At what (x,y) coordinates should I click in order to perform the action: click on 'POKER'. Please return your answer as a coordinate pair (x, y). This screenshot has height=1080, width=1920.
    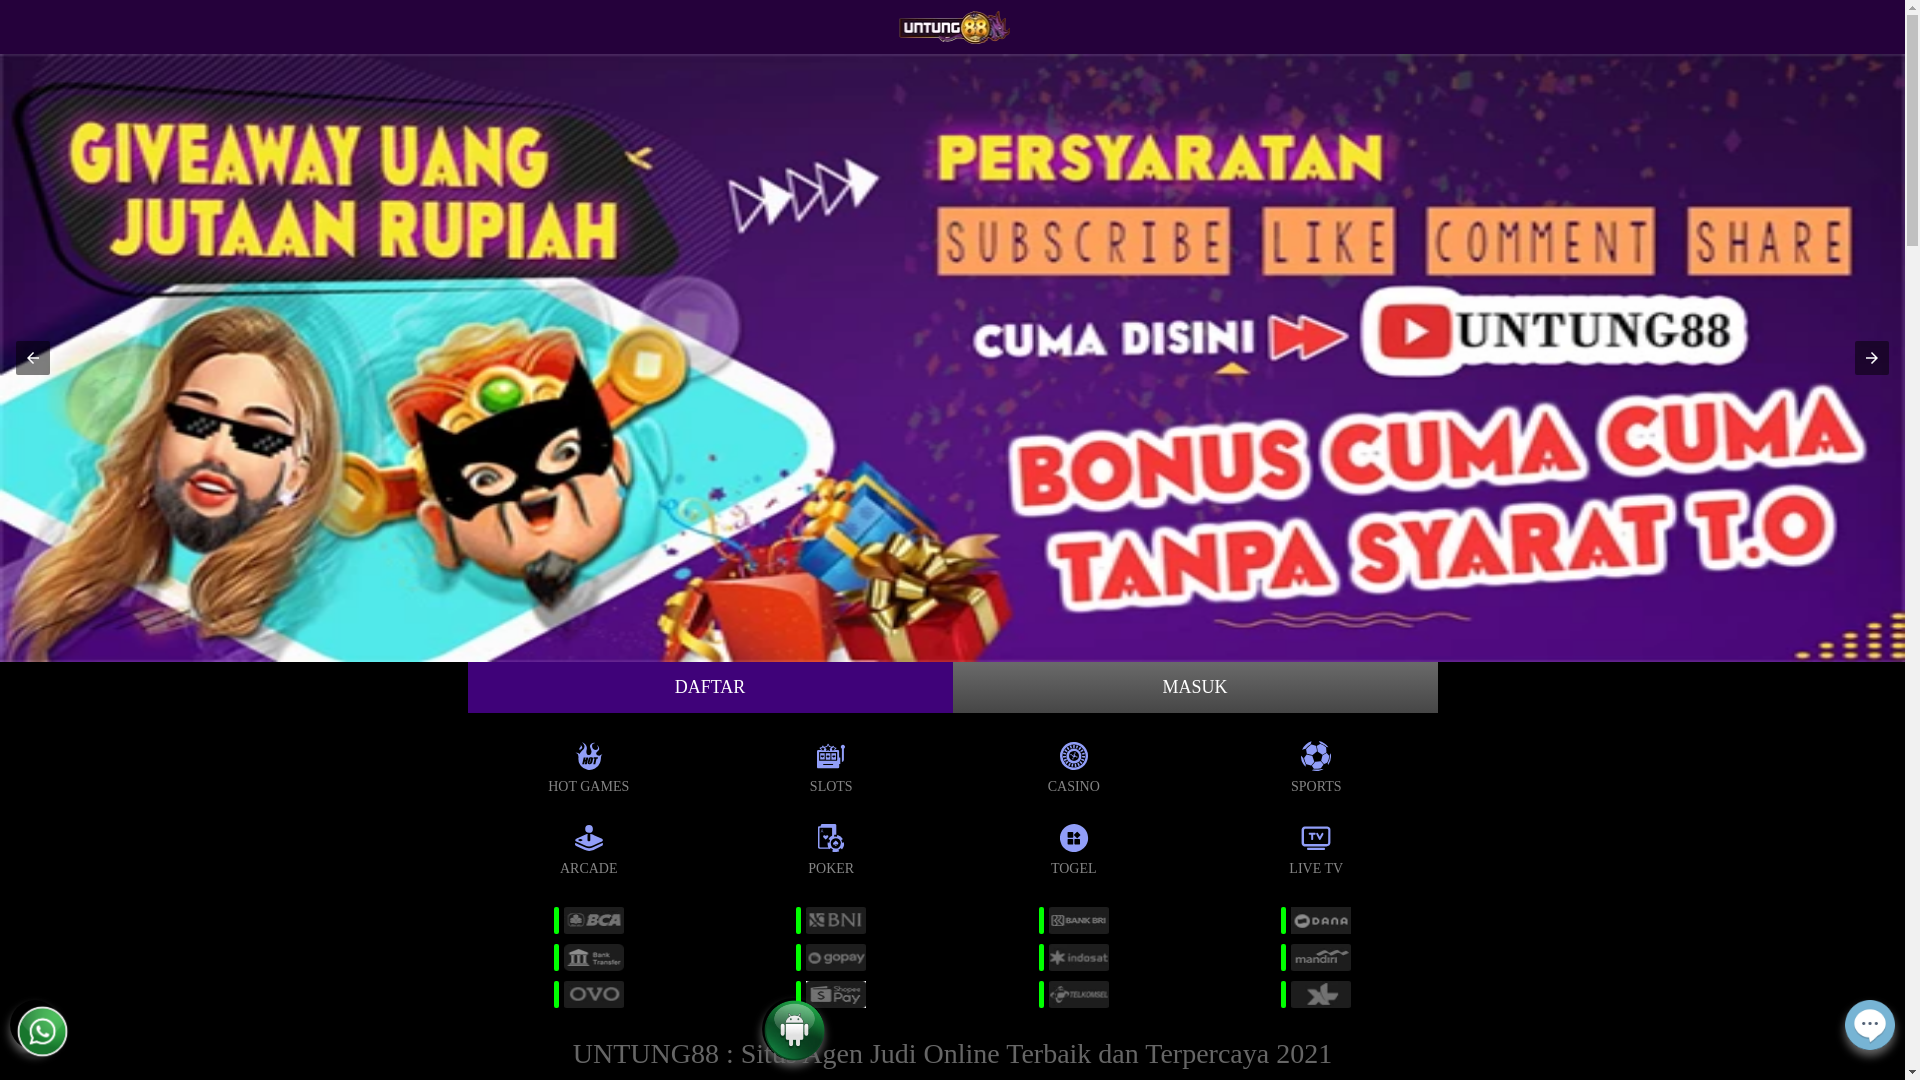
    Looking at the image, I should click on (831, 845).